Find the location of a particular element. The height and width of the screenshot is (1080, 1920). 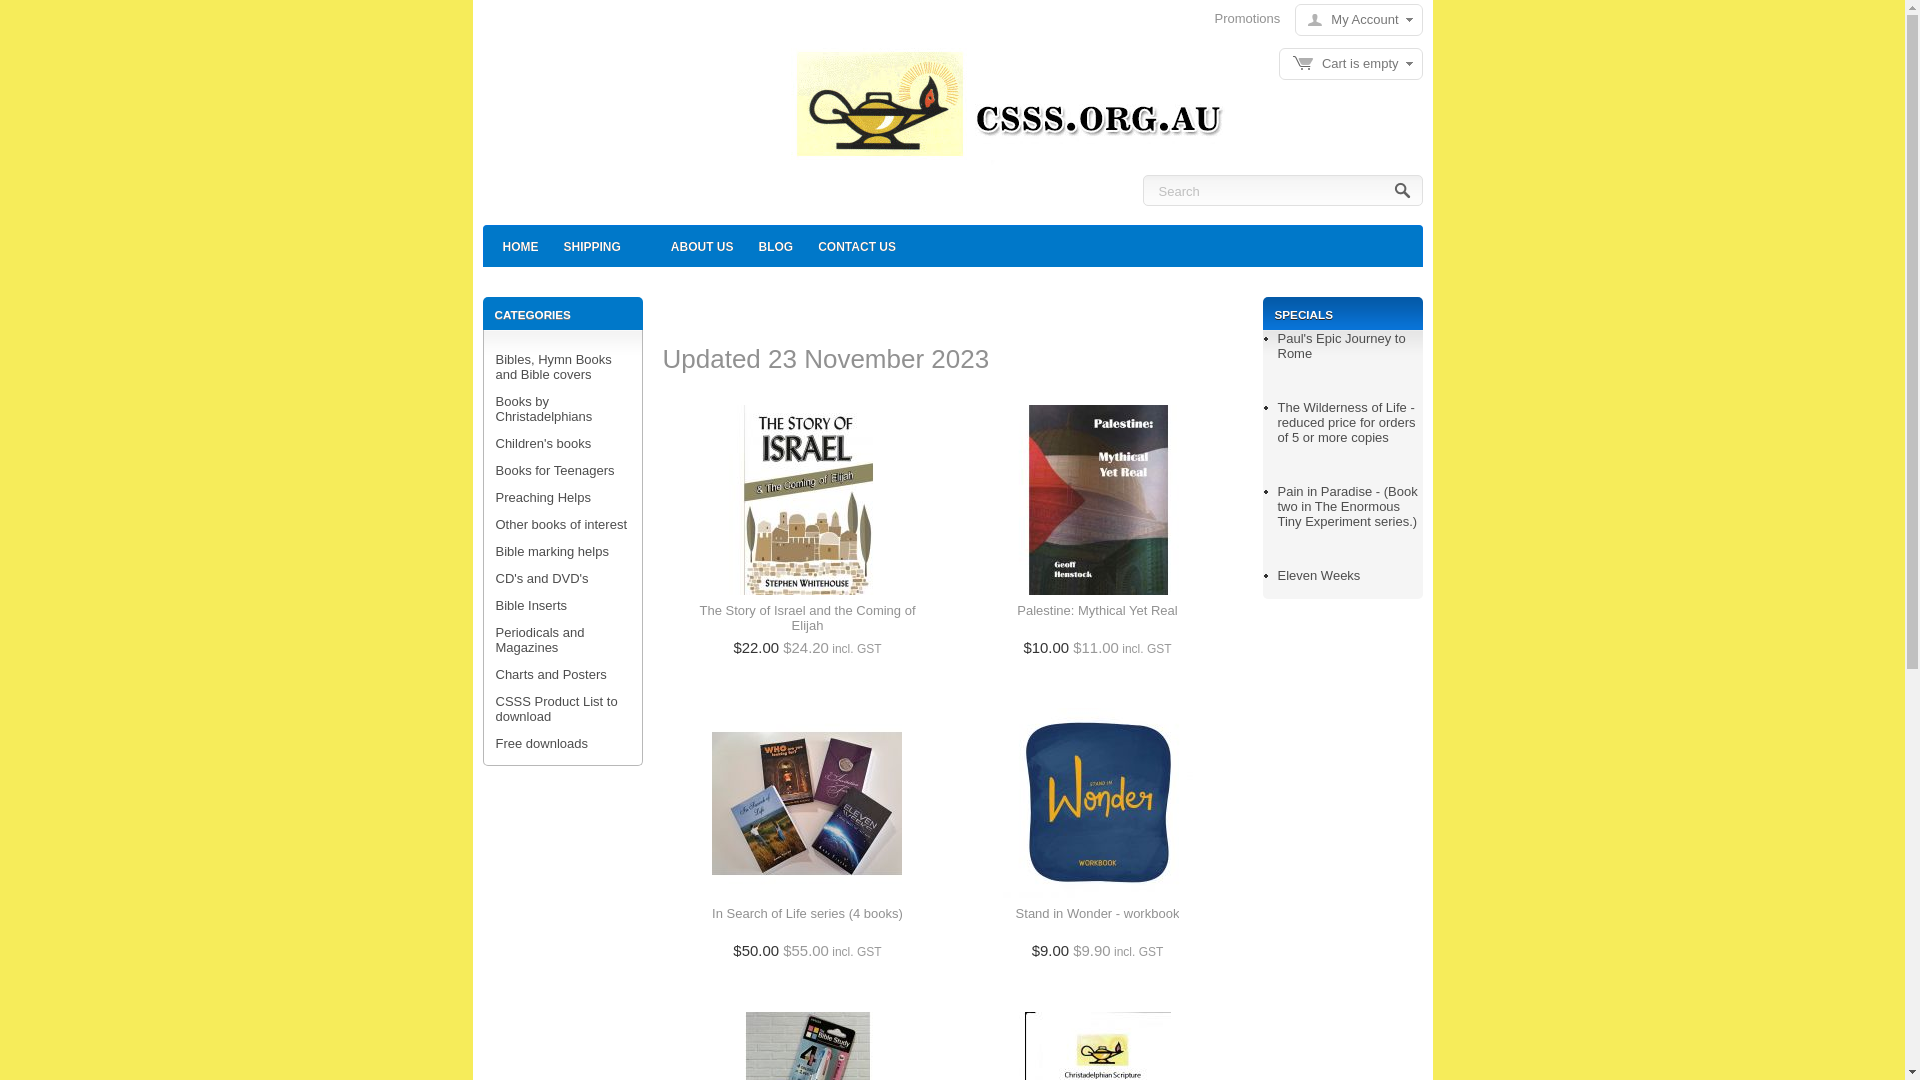

'SHIPPING' is located at coordinates (591, 245).